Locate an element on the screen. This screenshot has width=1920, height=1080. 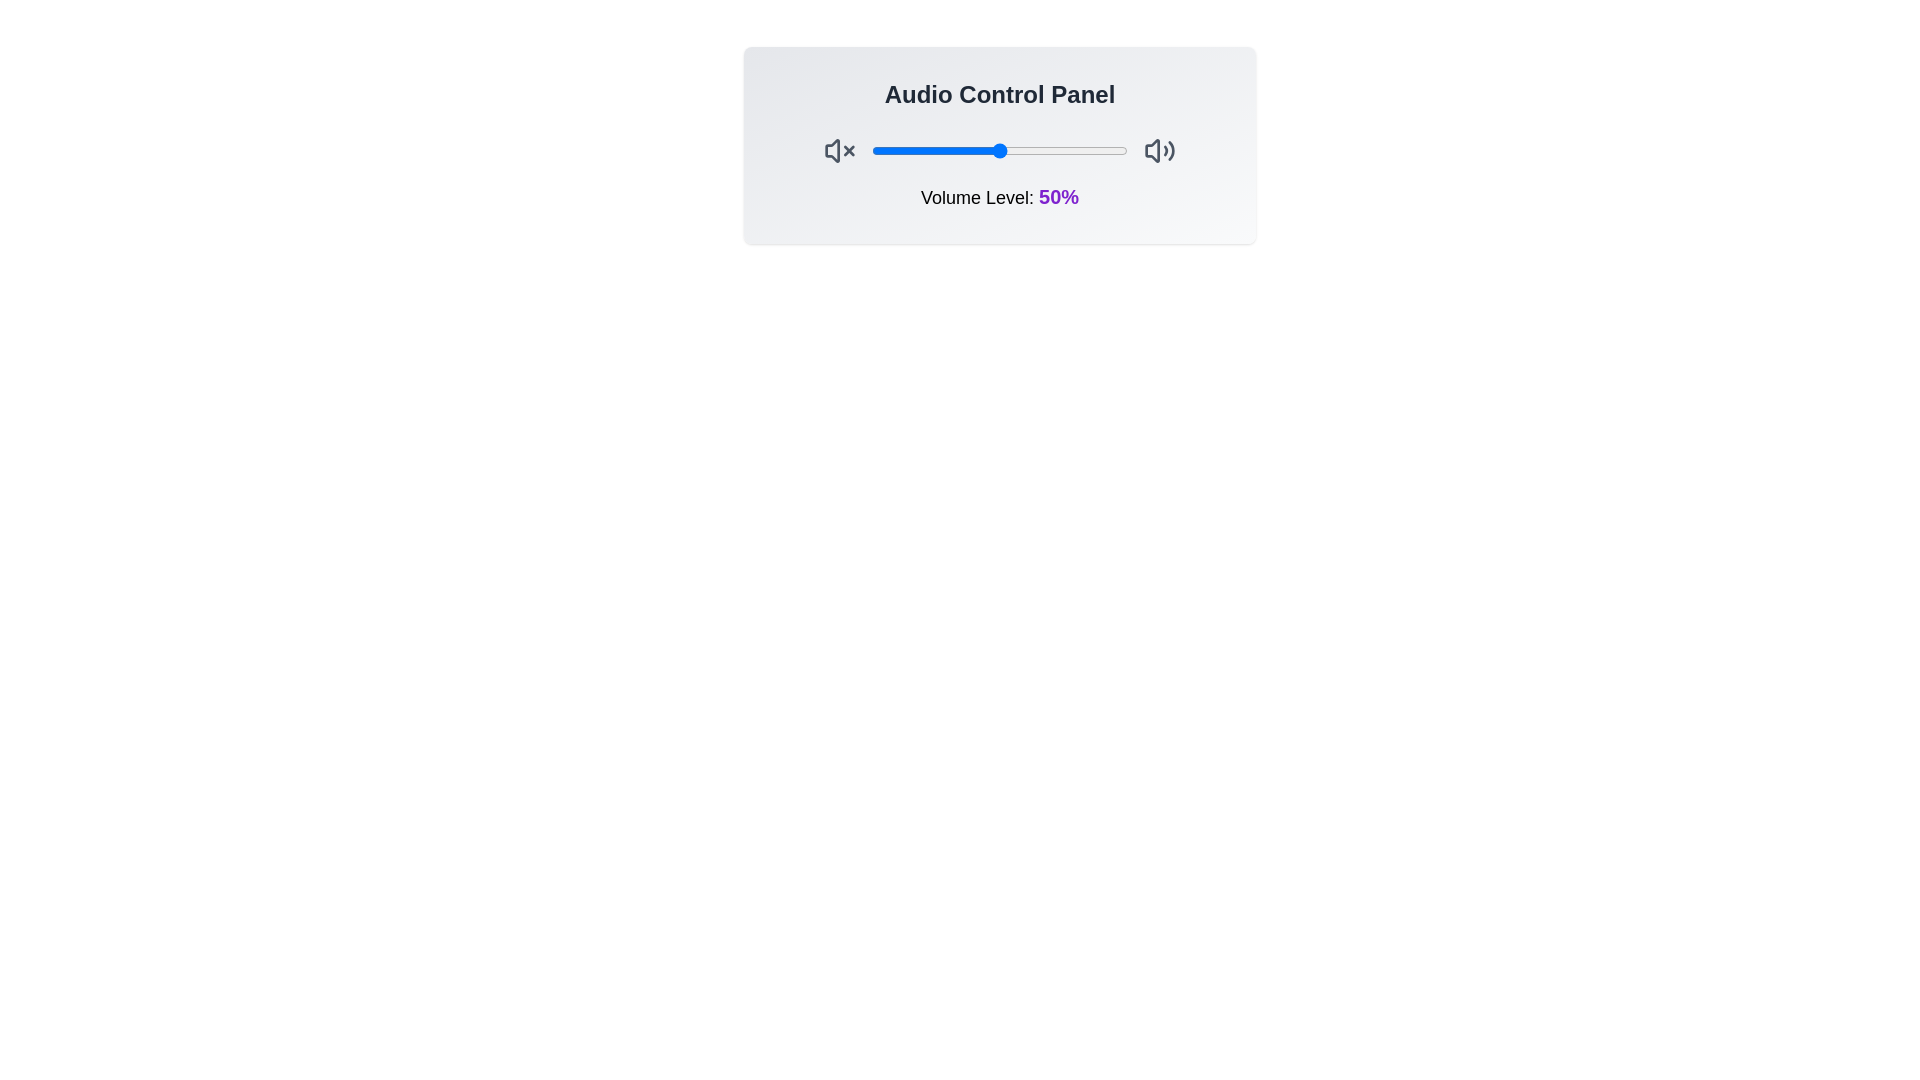
volume is located at coordinates (1114, 149).